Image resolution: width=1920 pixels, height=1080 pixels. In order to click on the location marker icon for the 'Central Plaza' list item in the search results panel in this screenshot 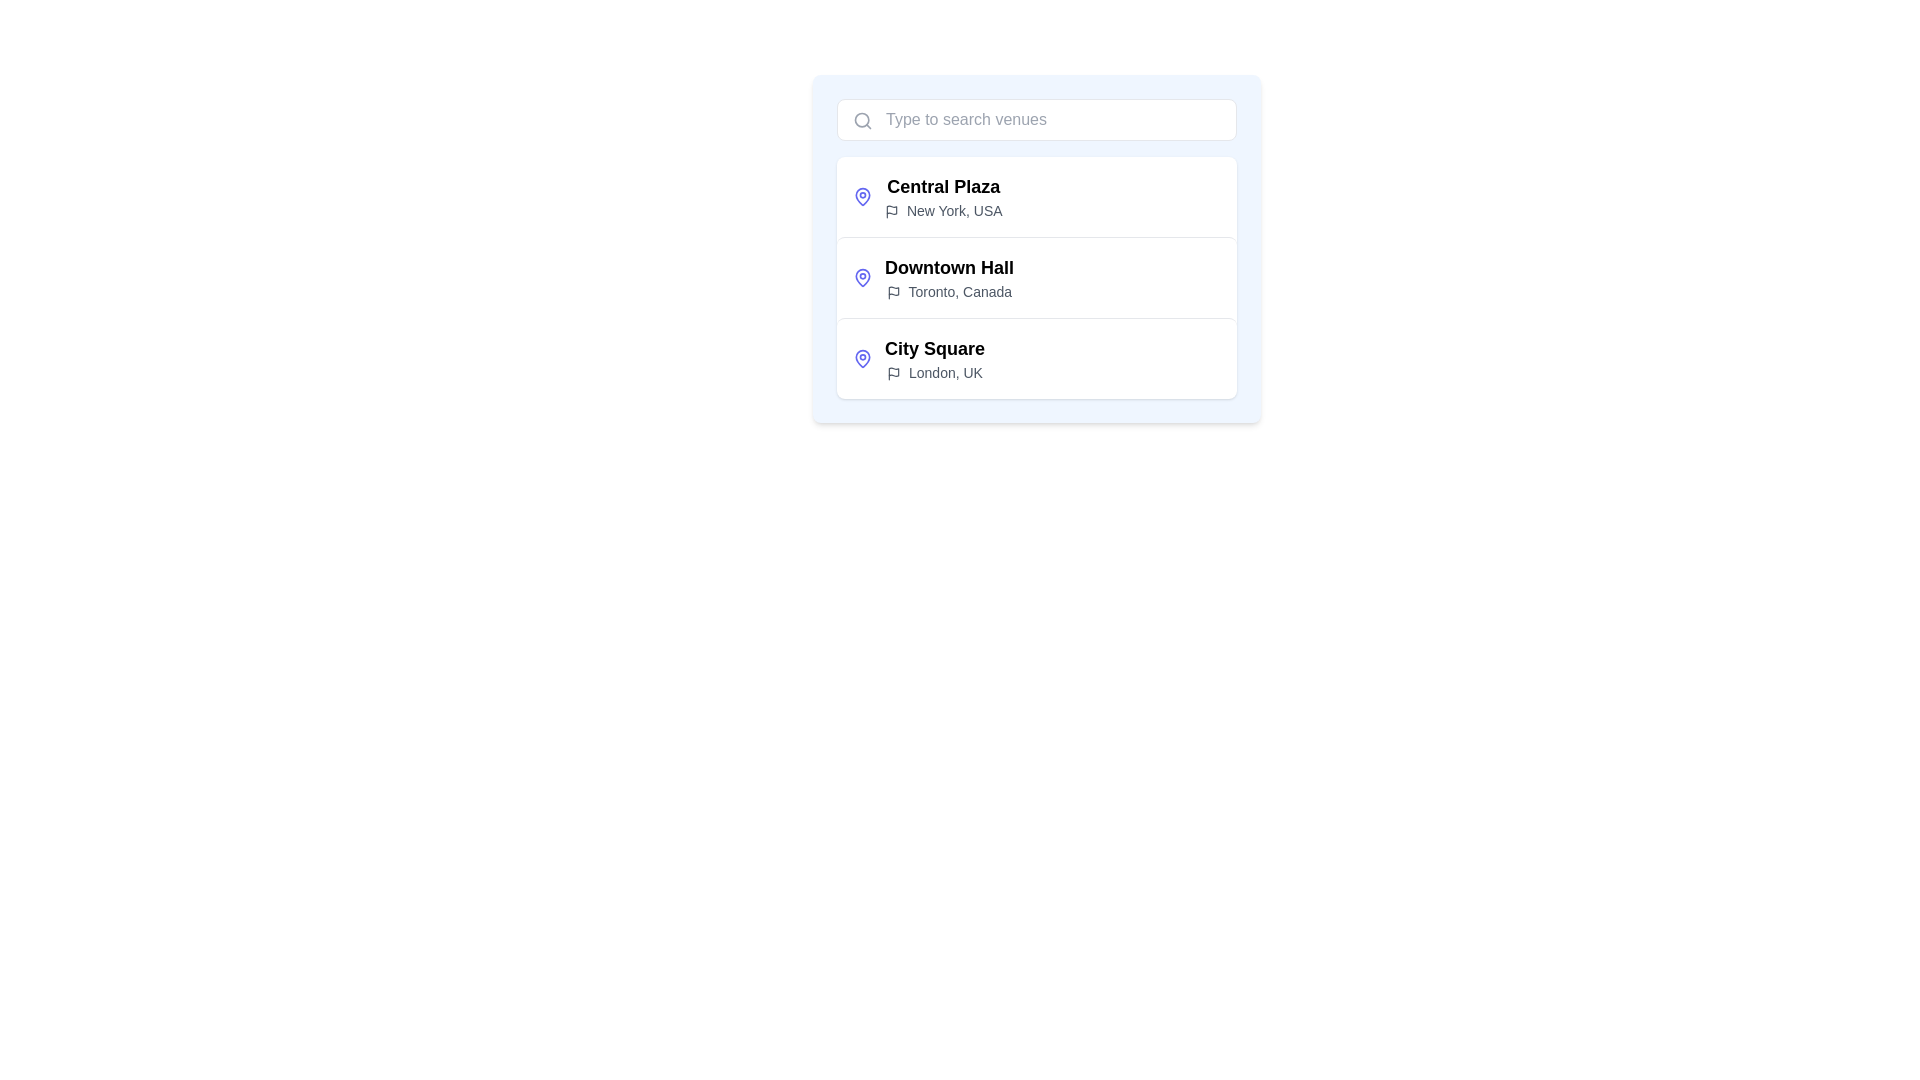, I will do `click(863, 196)`.